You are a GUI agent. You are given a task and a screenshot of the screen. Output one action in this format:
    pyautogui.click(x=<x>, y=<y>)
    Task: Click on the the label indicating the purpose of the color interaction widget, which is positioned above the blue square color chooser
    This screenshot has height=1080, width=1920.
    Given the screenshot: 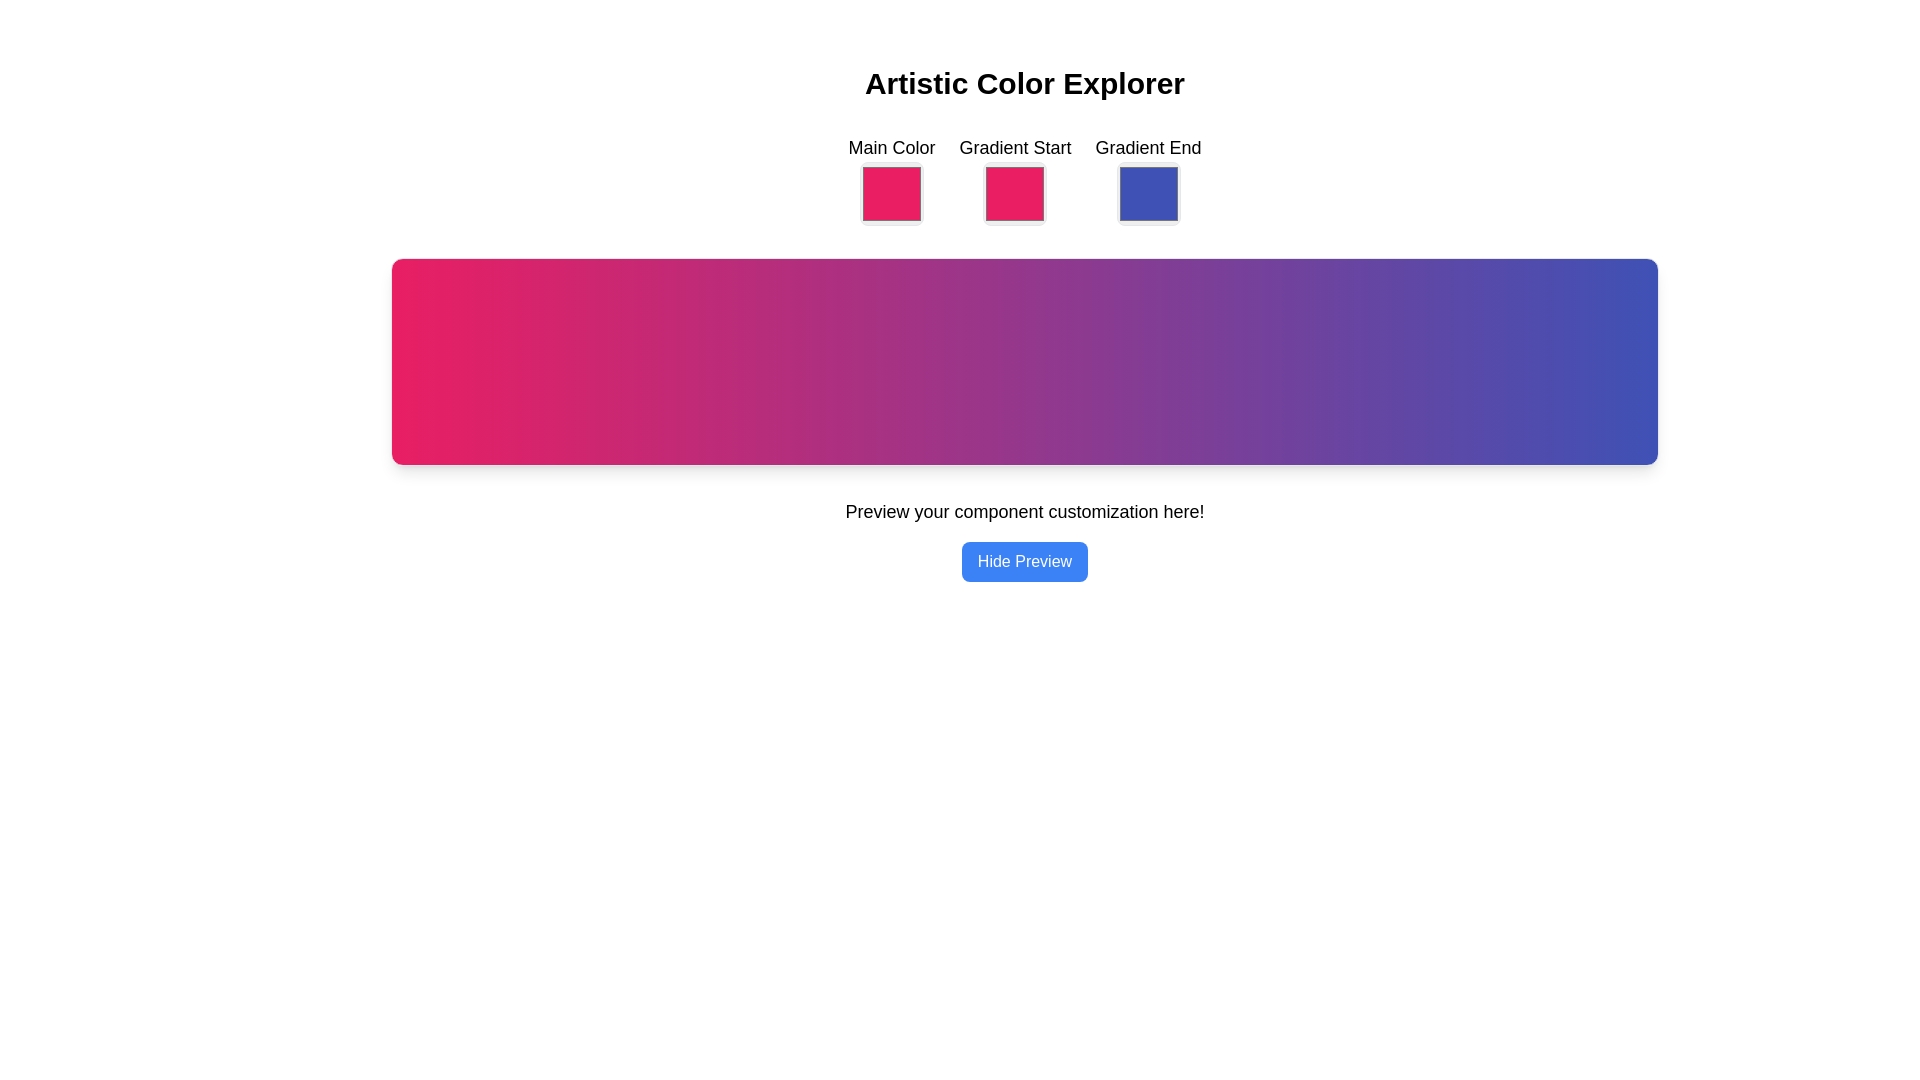 What is the action you would take?
    pyautogui.click(x=1148, y=146)
    